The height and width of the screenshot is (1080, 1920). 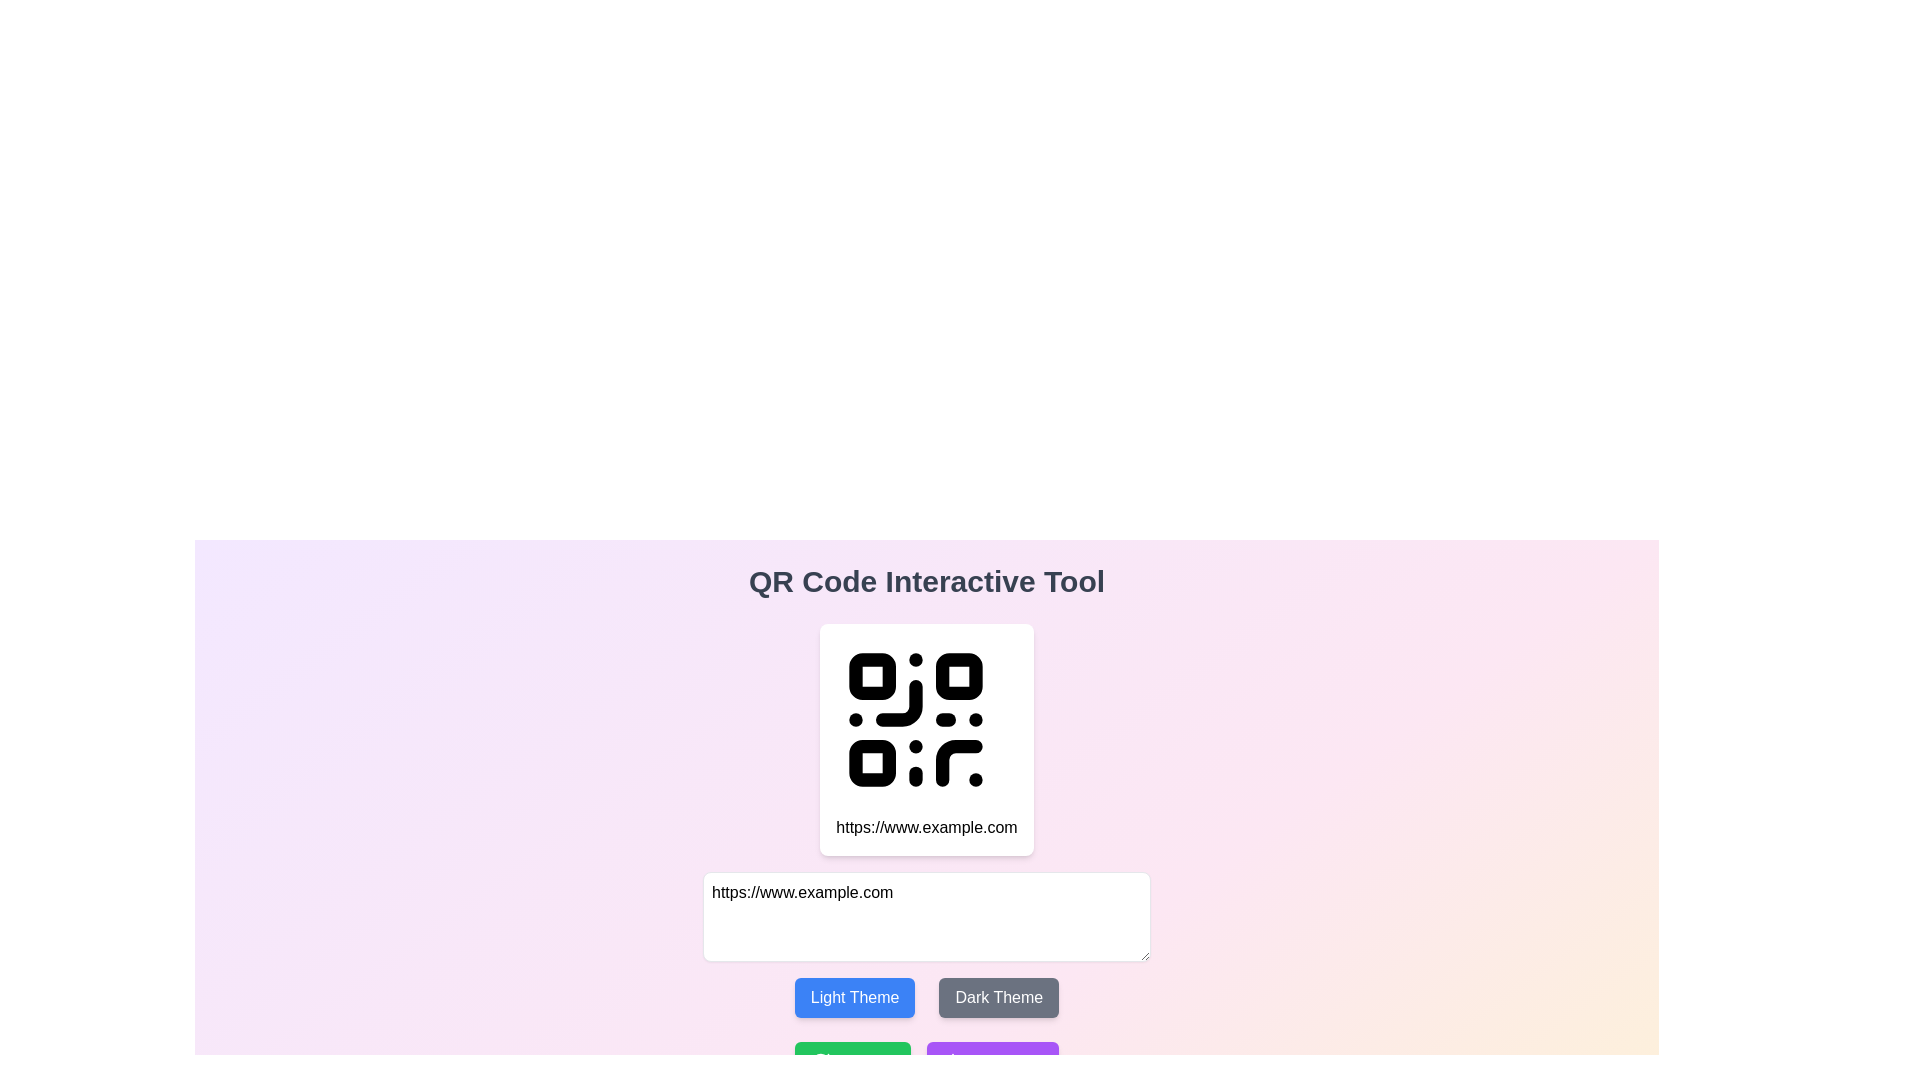 What do you see at coordinates (999, 998) in the screenshot?
I see `the 'Dark Theme' button, which is a rectangular button with bold white text on a dark gray background` at bounding box center [999, 998].